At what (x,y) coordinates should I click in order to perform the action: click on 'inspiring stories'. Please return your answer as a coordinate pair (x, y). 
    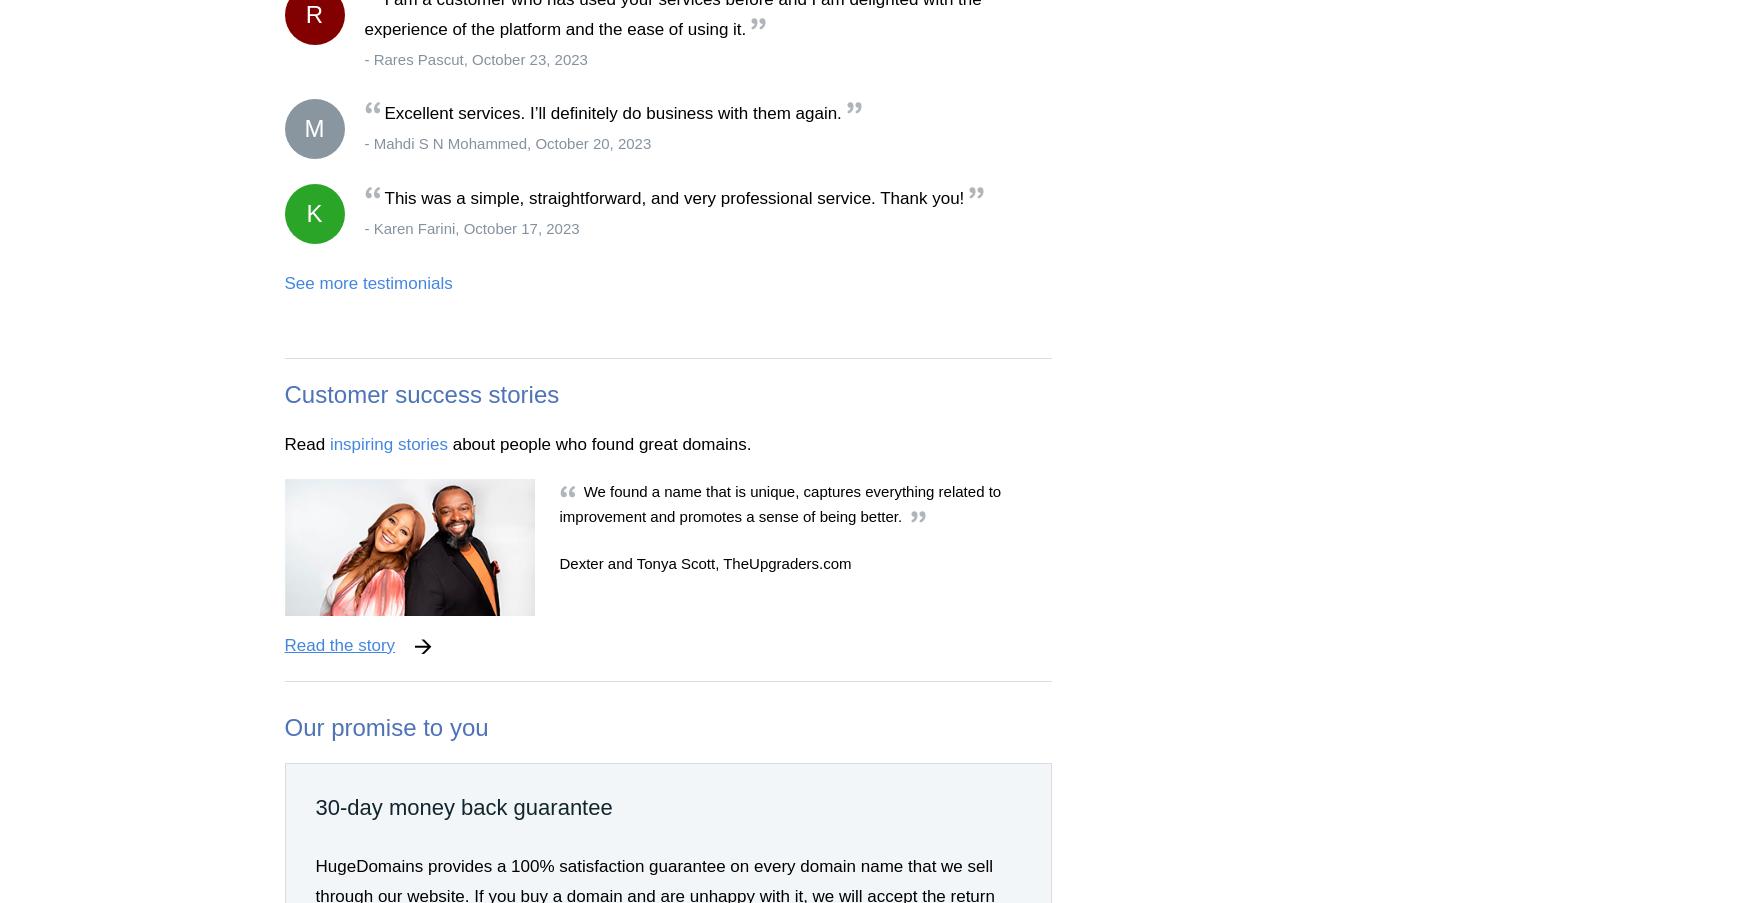
    Looking at the image, I should click on (387, 442).